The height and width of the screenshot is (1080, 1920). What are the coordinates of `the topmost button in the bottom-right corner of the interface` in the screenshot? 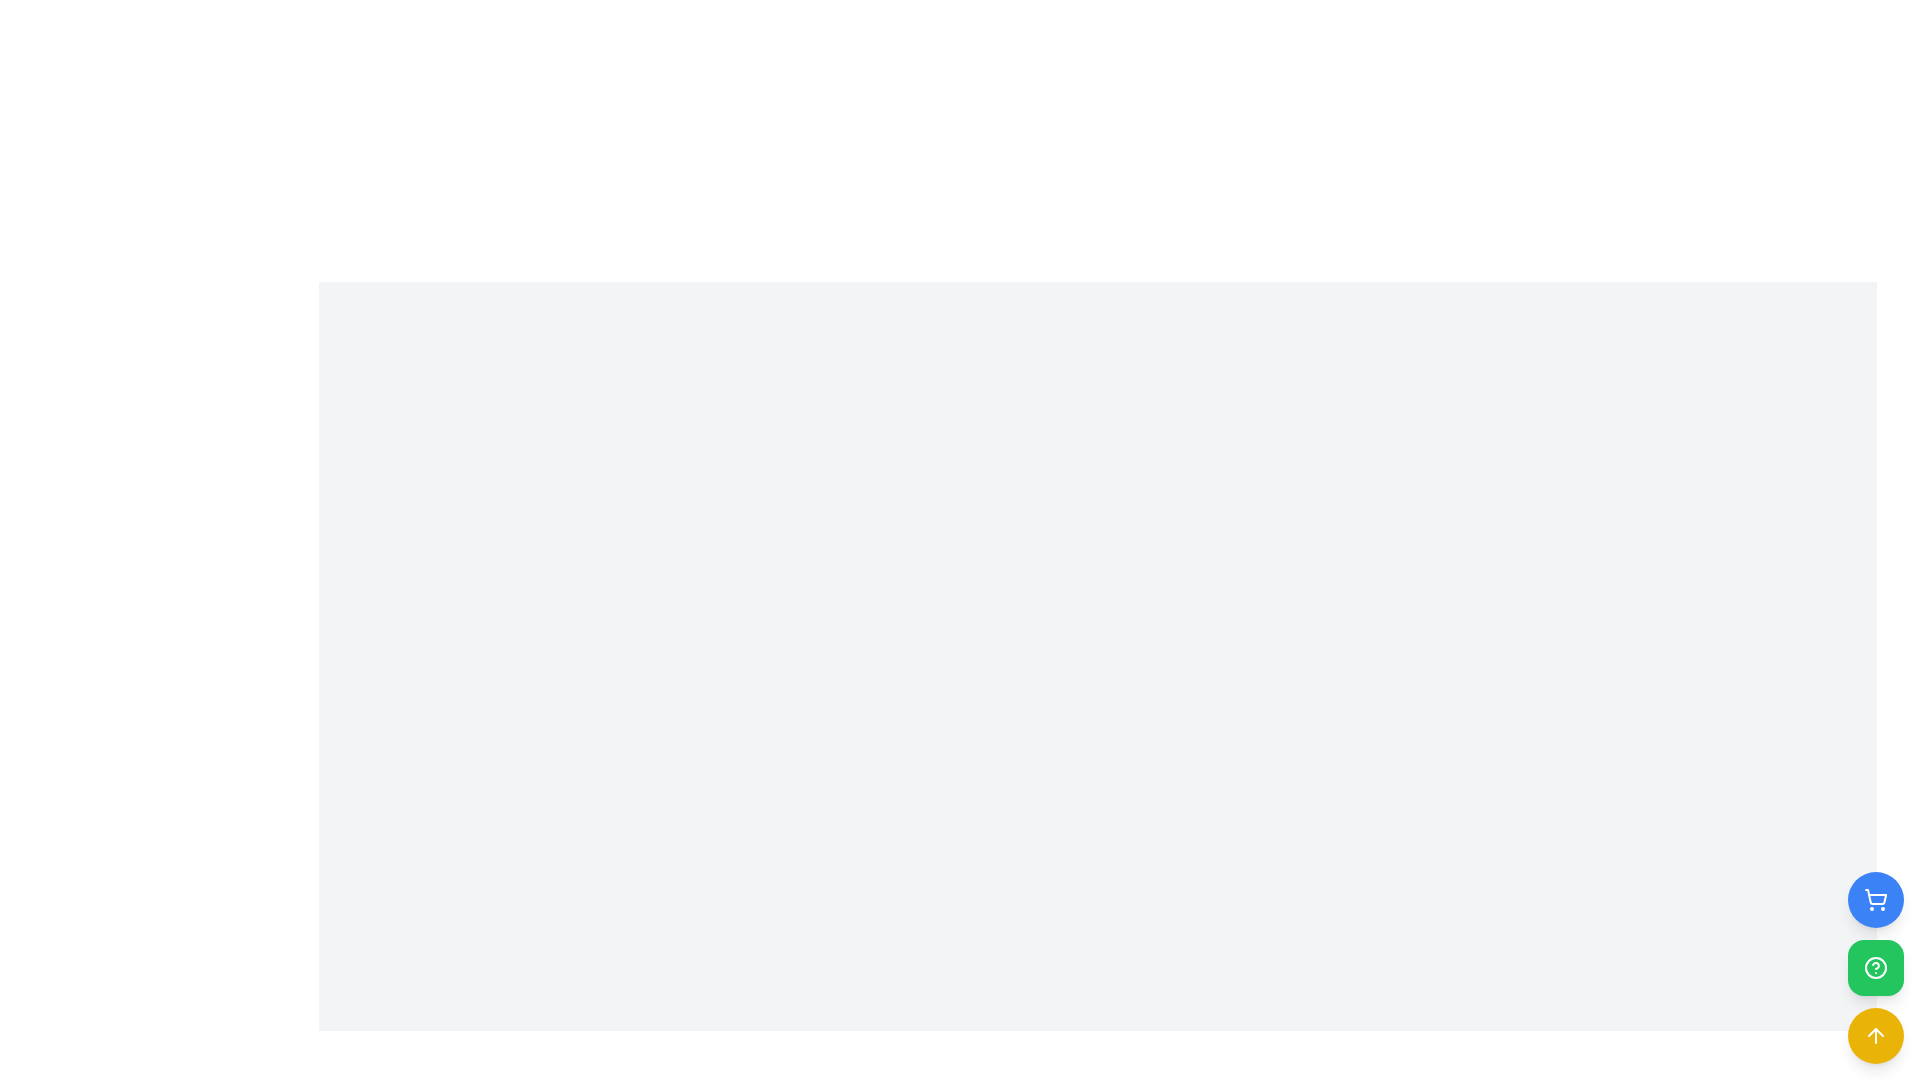 It's located at (1875, 898).